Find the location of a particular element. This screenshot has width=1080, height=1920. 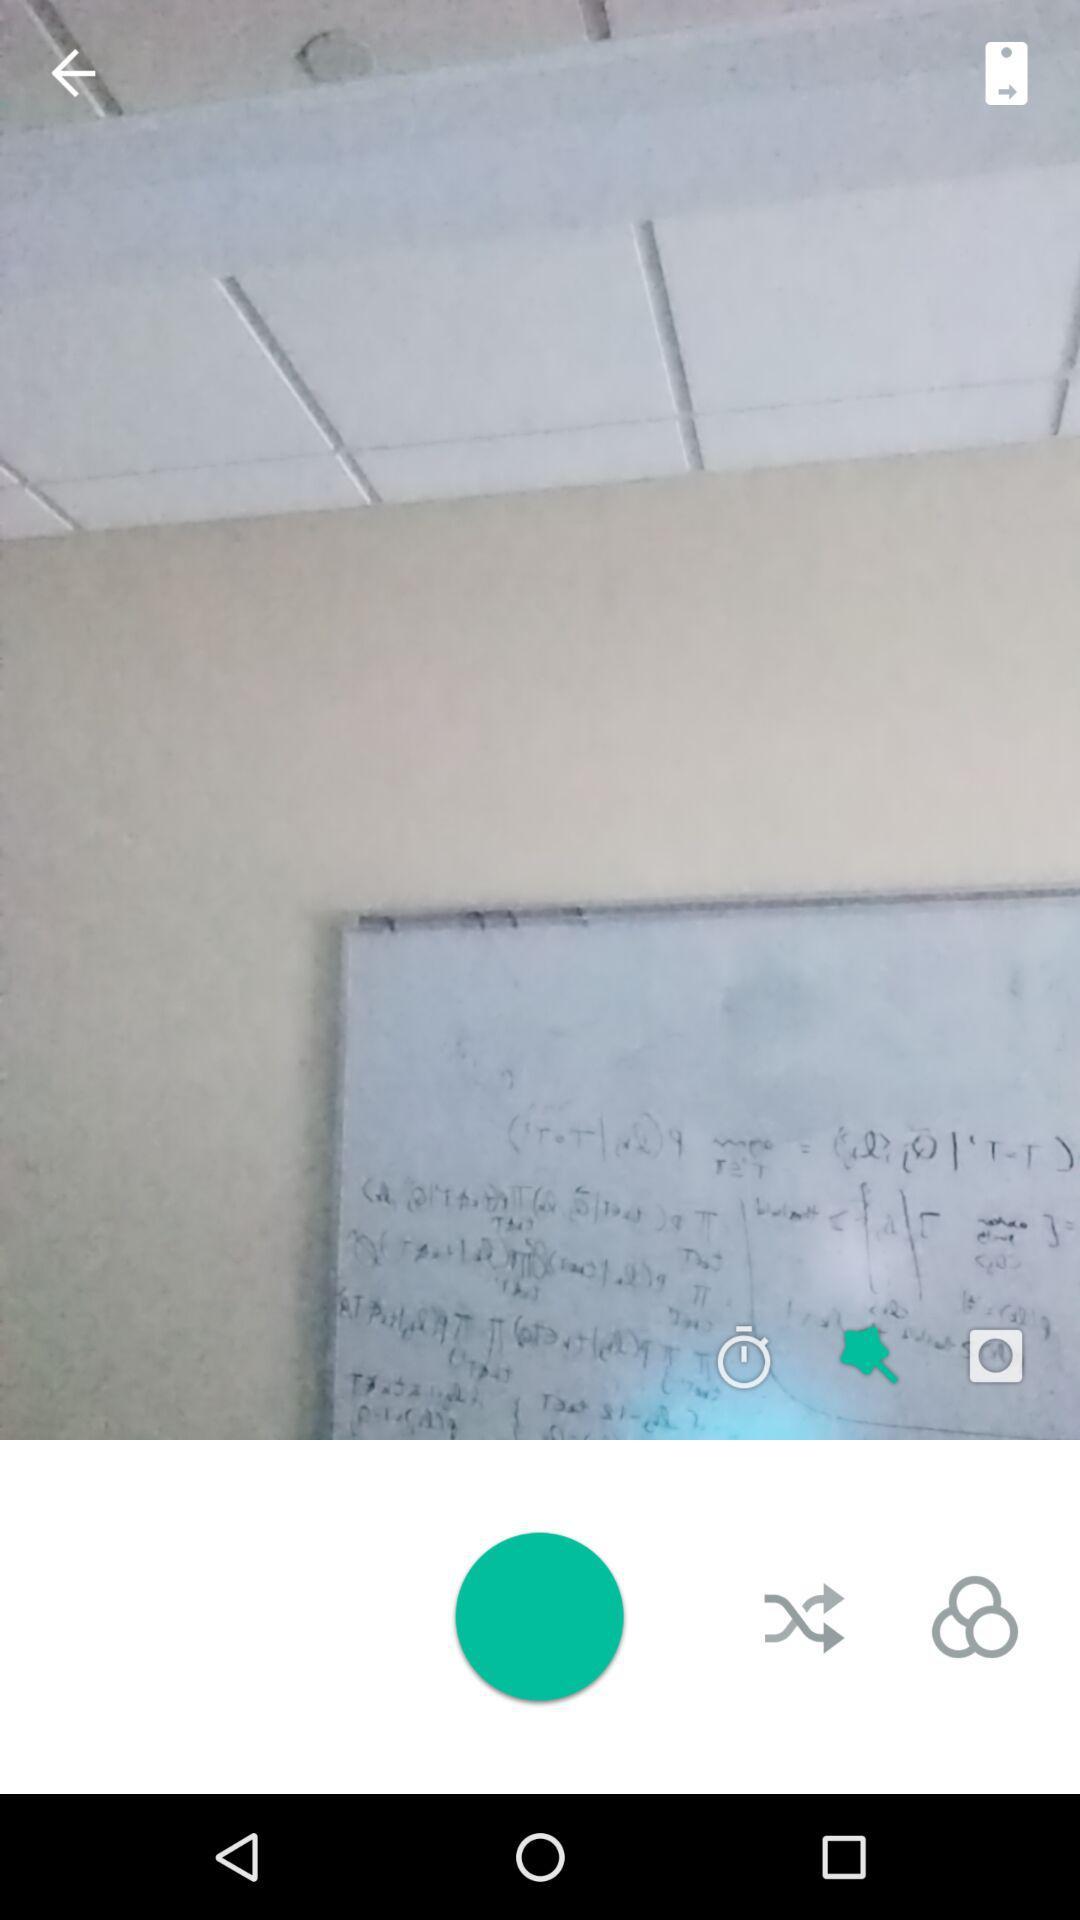

the time icon is located at coordinates (744, 1356).